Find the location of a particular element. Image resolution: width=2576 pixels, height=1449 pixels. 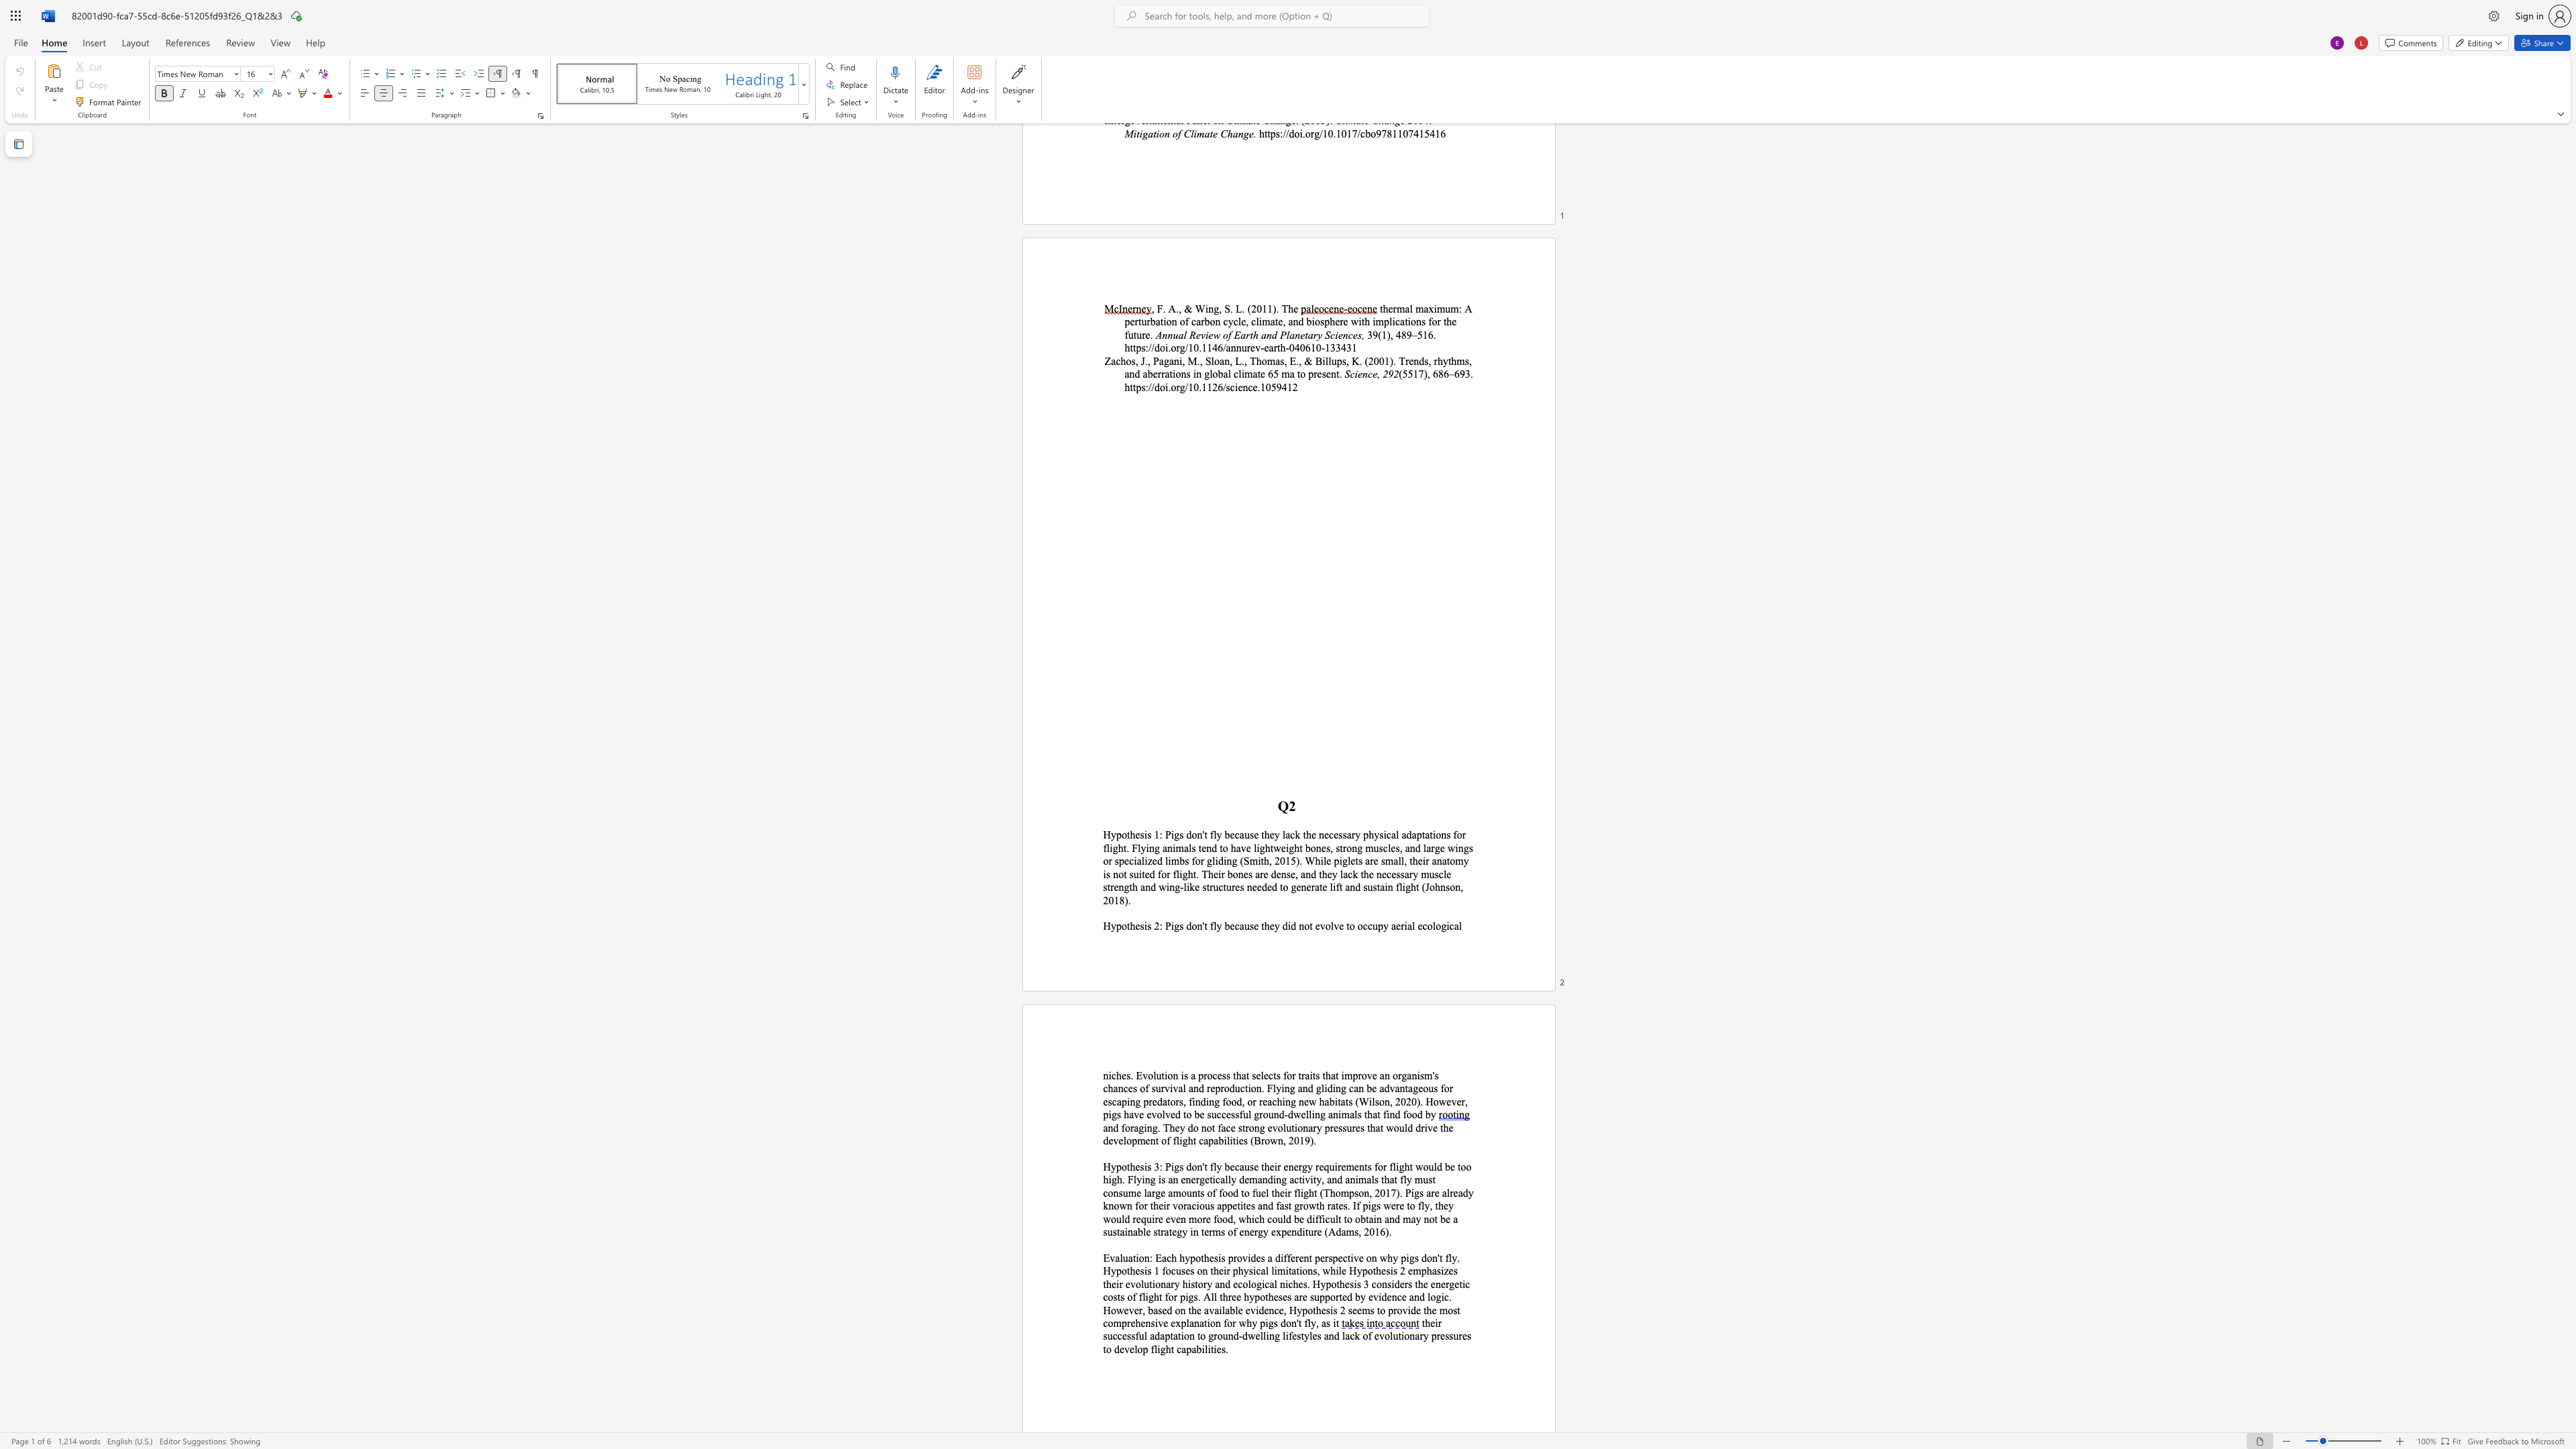

the subset text "sis 3 considers the energetic costs of flig" within the text "thesis 2 emphasizes their evolutionary history and ecological niches. Hypothesis 3 considers the energetic costs of flight for pigs. All three hypotheses are supported by evidence and logic. However, based on the available evidence, Hypothesis 2" is located at coordinates (1348, 1283).